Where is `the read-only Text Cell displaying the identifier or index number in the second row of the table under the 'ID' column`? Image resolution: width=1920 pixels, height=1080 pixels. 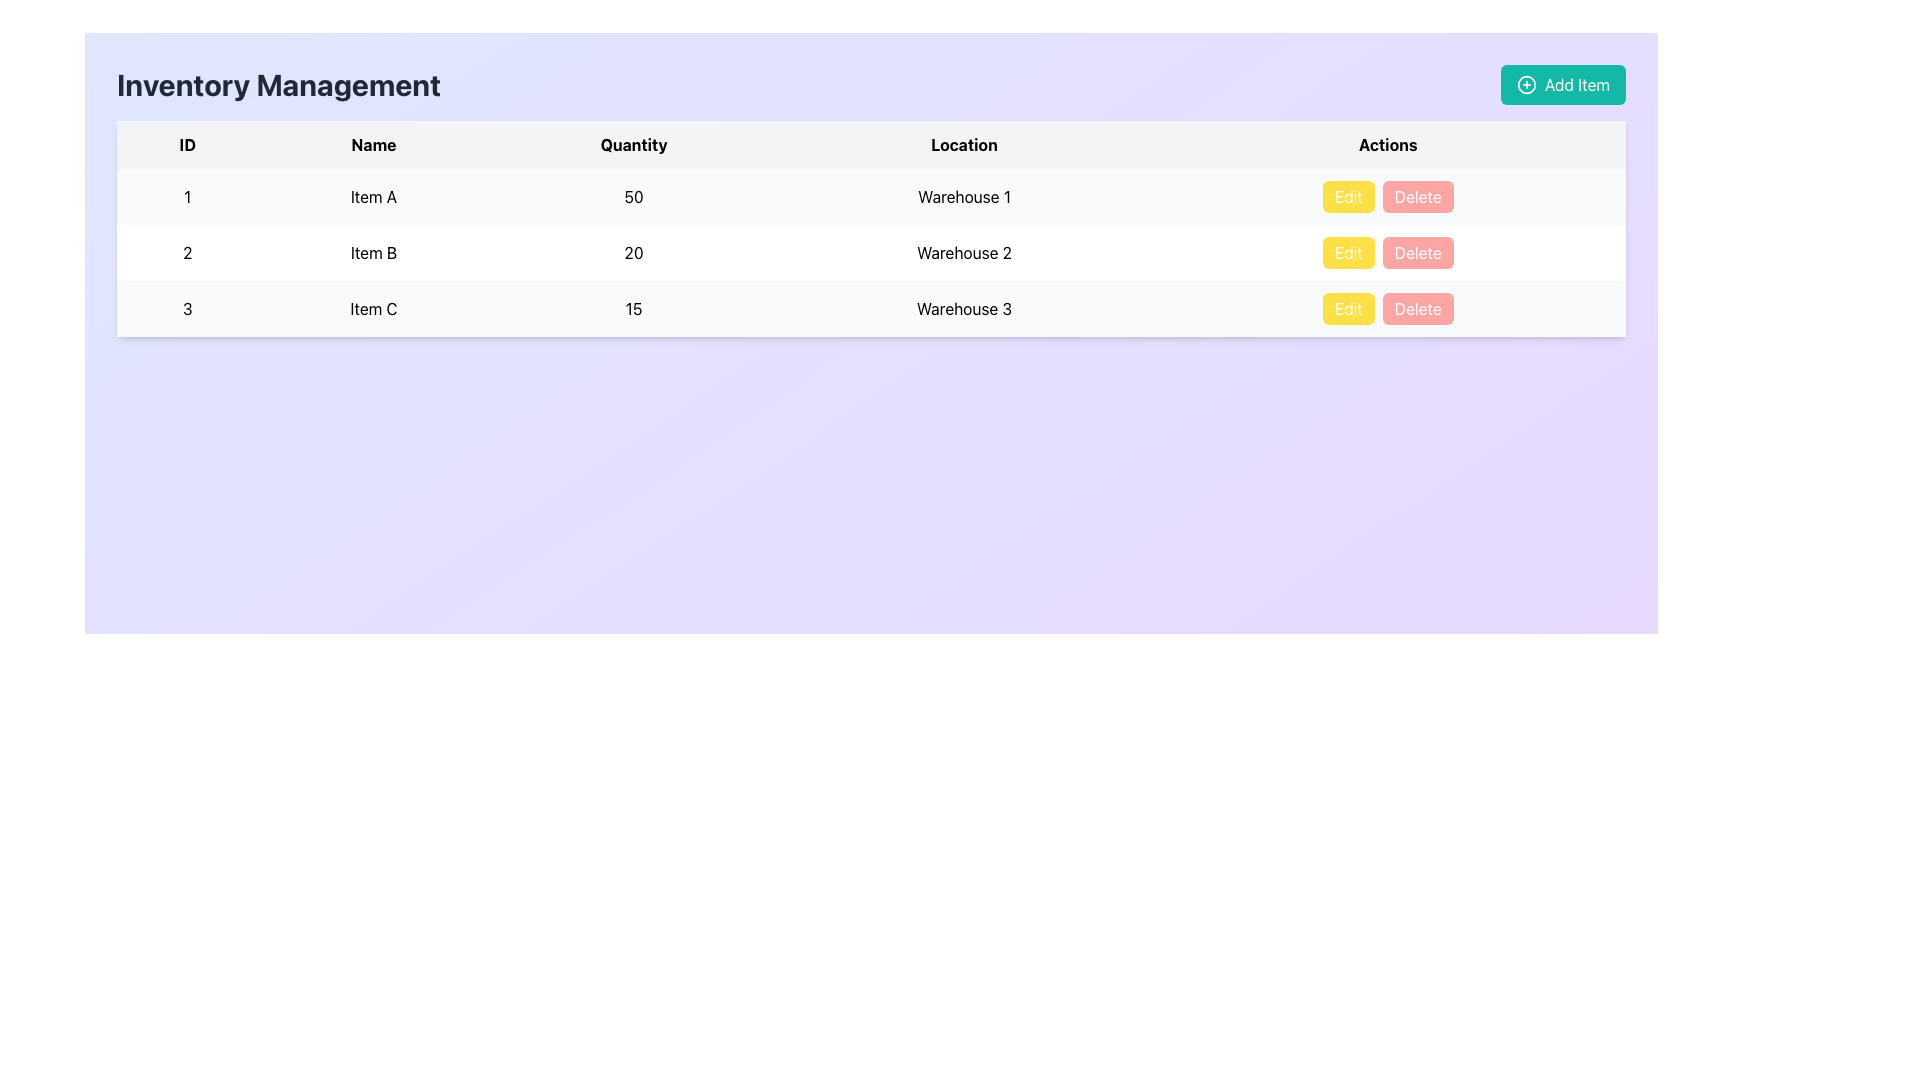
the read-only Text Cell displaying the identifier or index number in the second row of the table under the 'ID' column is located at coordinates (187, 252).